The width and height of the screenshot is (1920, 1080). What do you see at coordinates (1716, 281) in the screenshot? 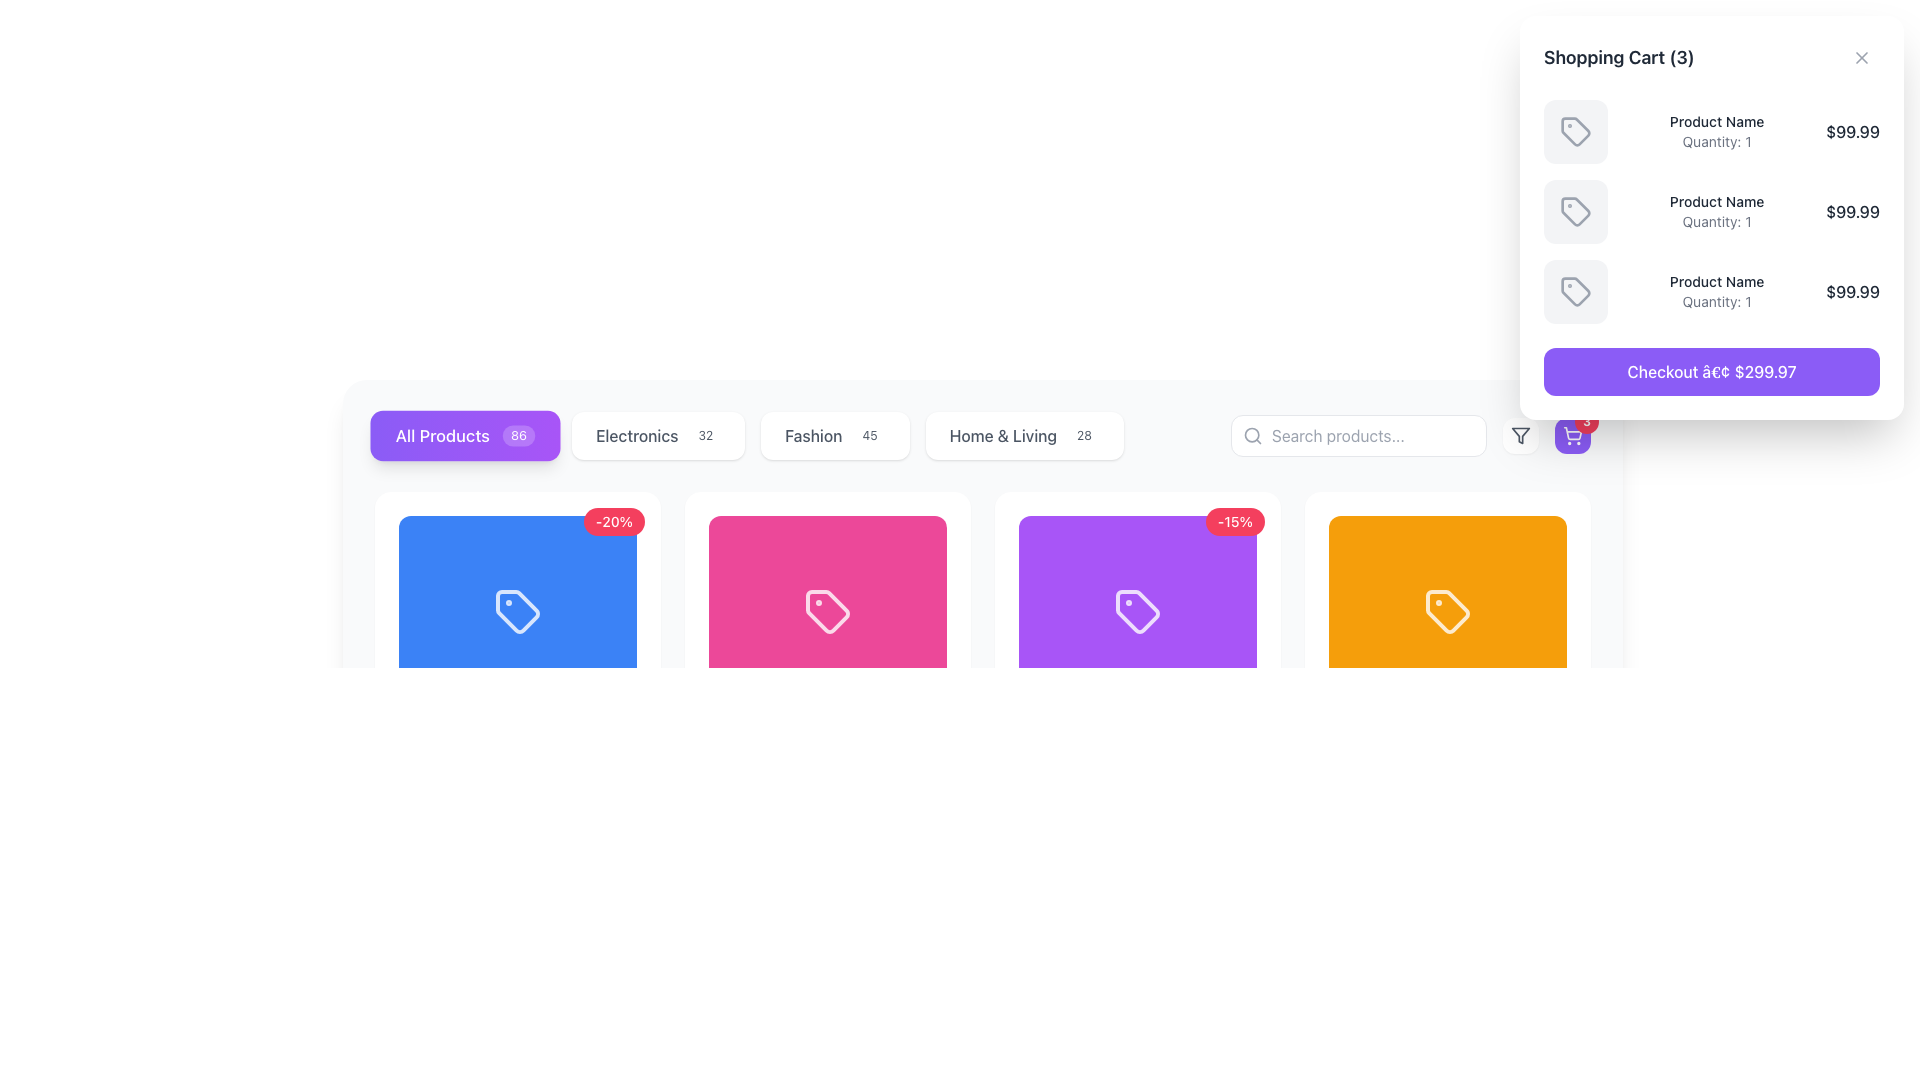
I see `the 'Product Name' text label displayed in a small font size with medium weight and dark gray color, located in the shopping cart modal on the right-hand side, under the third list item` at bounding box center [1716, 281].